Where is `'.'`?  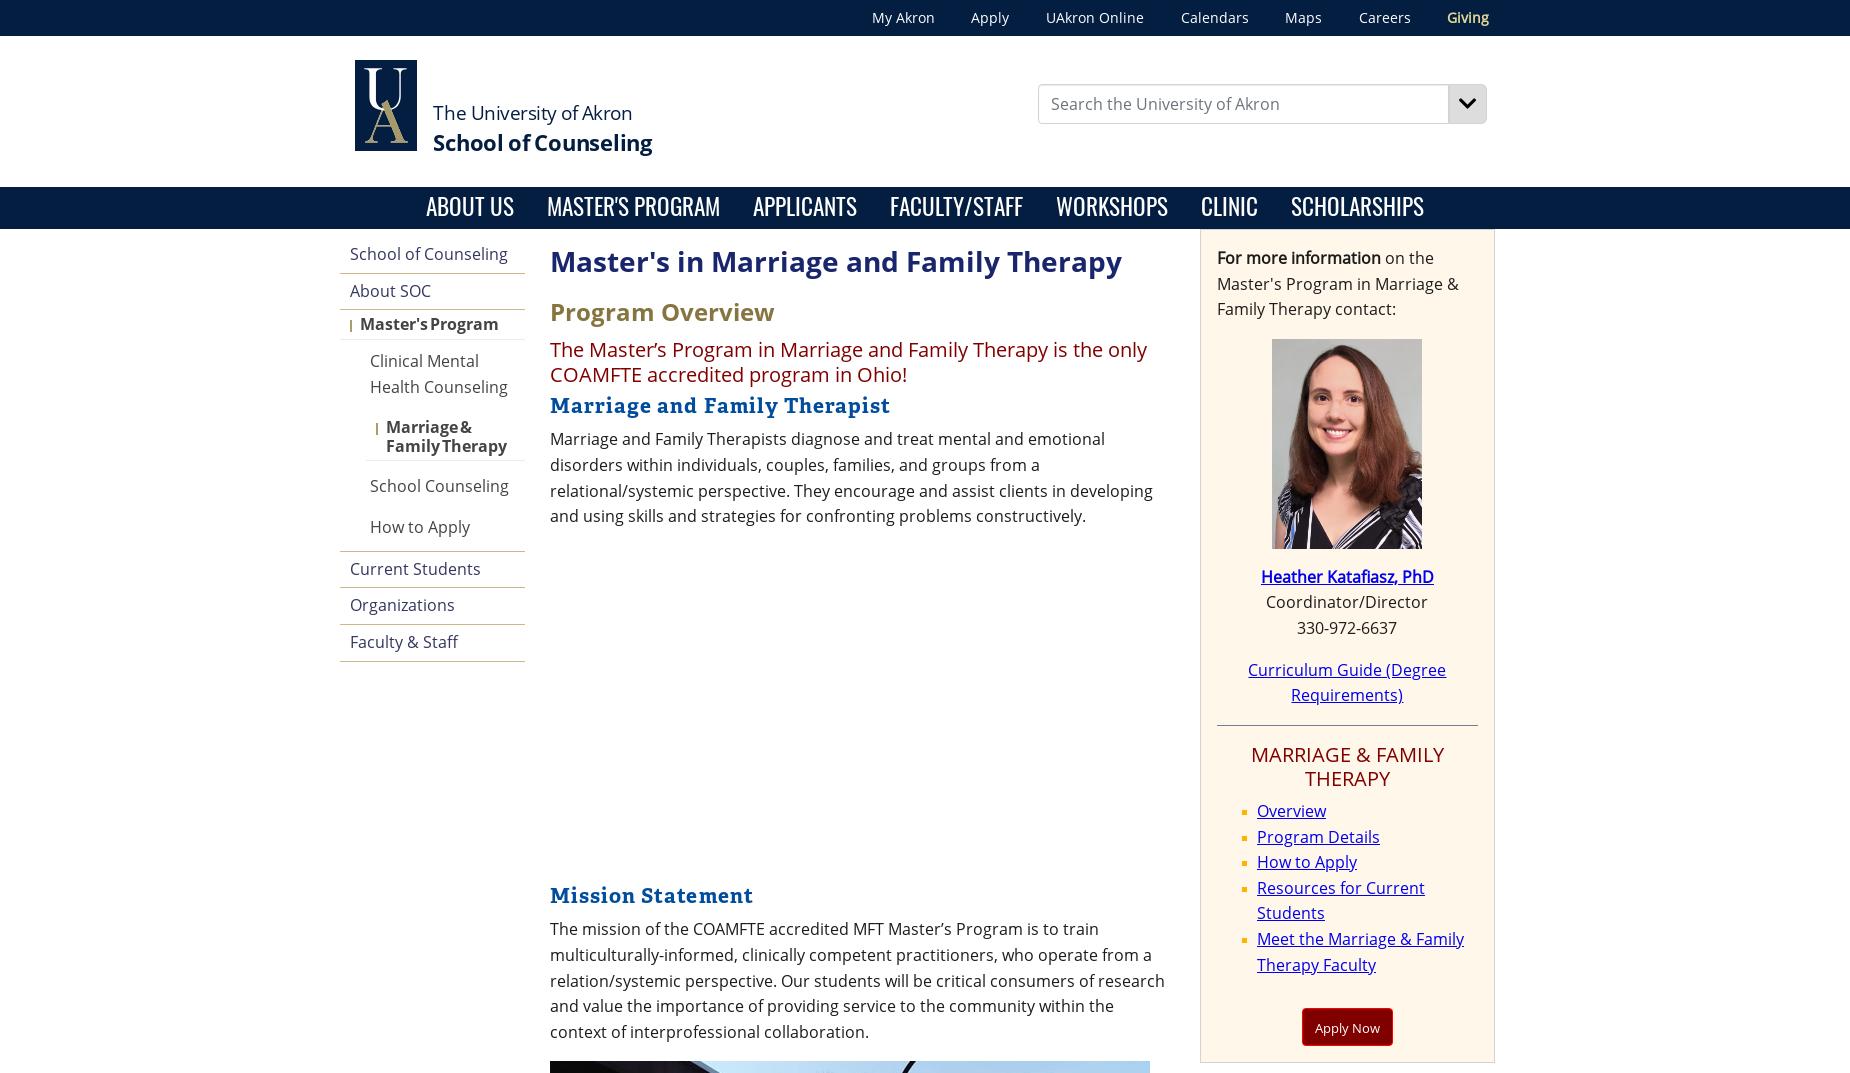 '.' is located at coordinates (1101, 643).